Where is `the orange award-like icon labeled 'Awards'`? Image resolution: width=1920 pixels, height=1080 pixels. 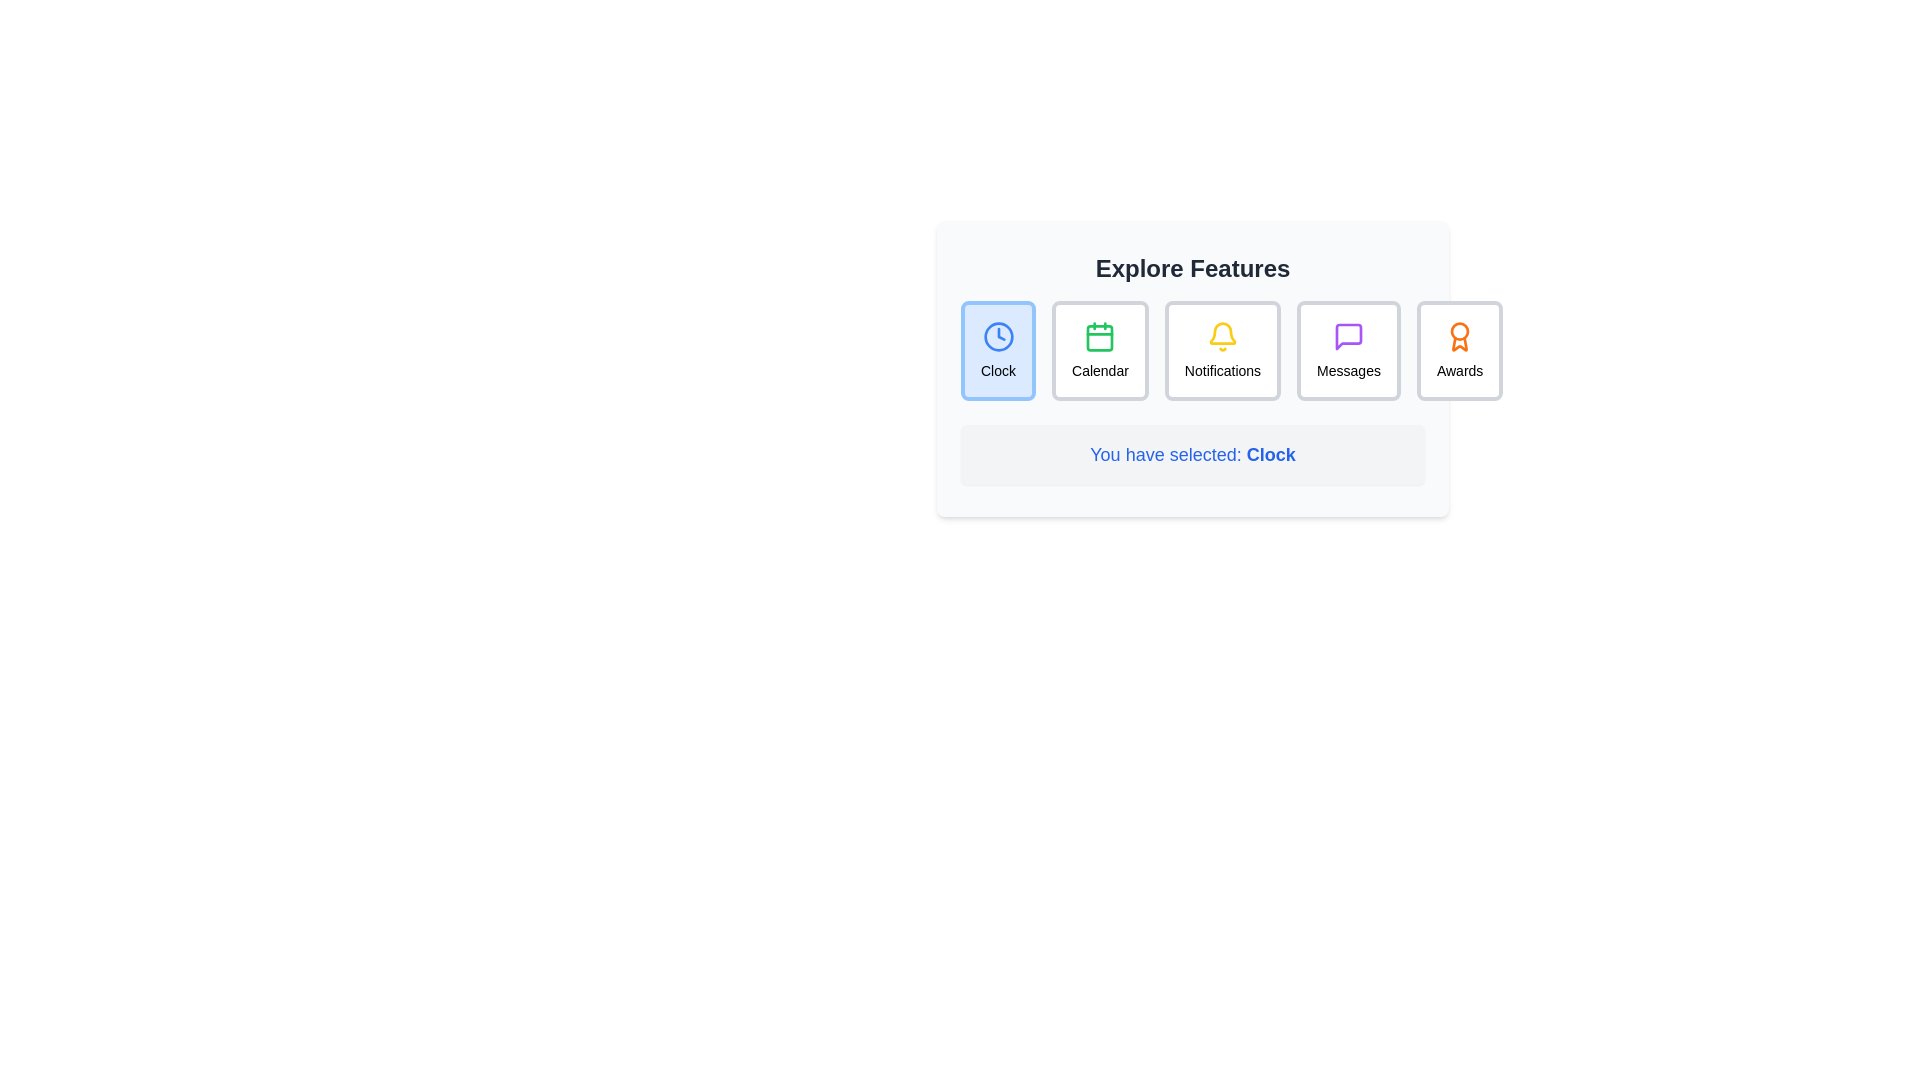 the orange award-like icon labeled 'Awards' is located at coordinates (1460, 350).